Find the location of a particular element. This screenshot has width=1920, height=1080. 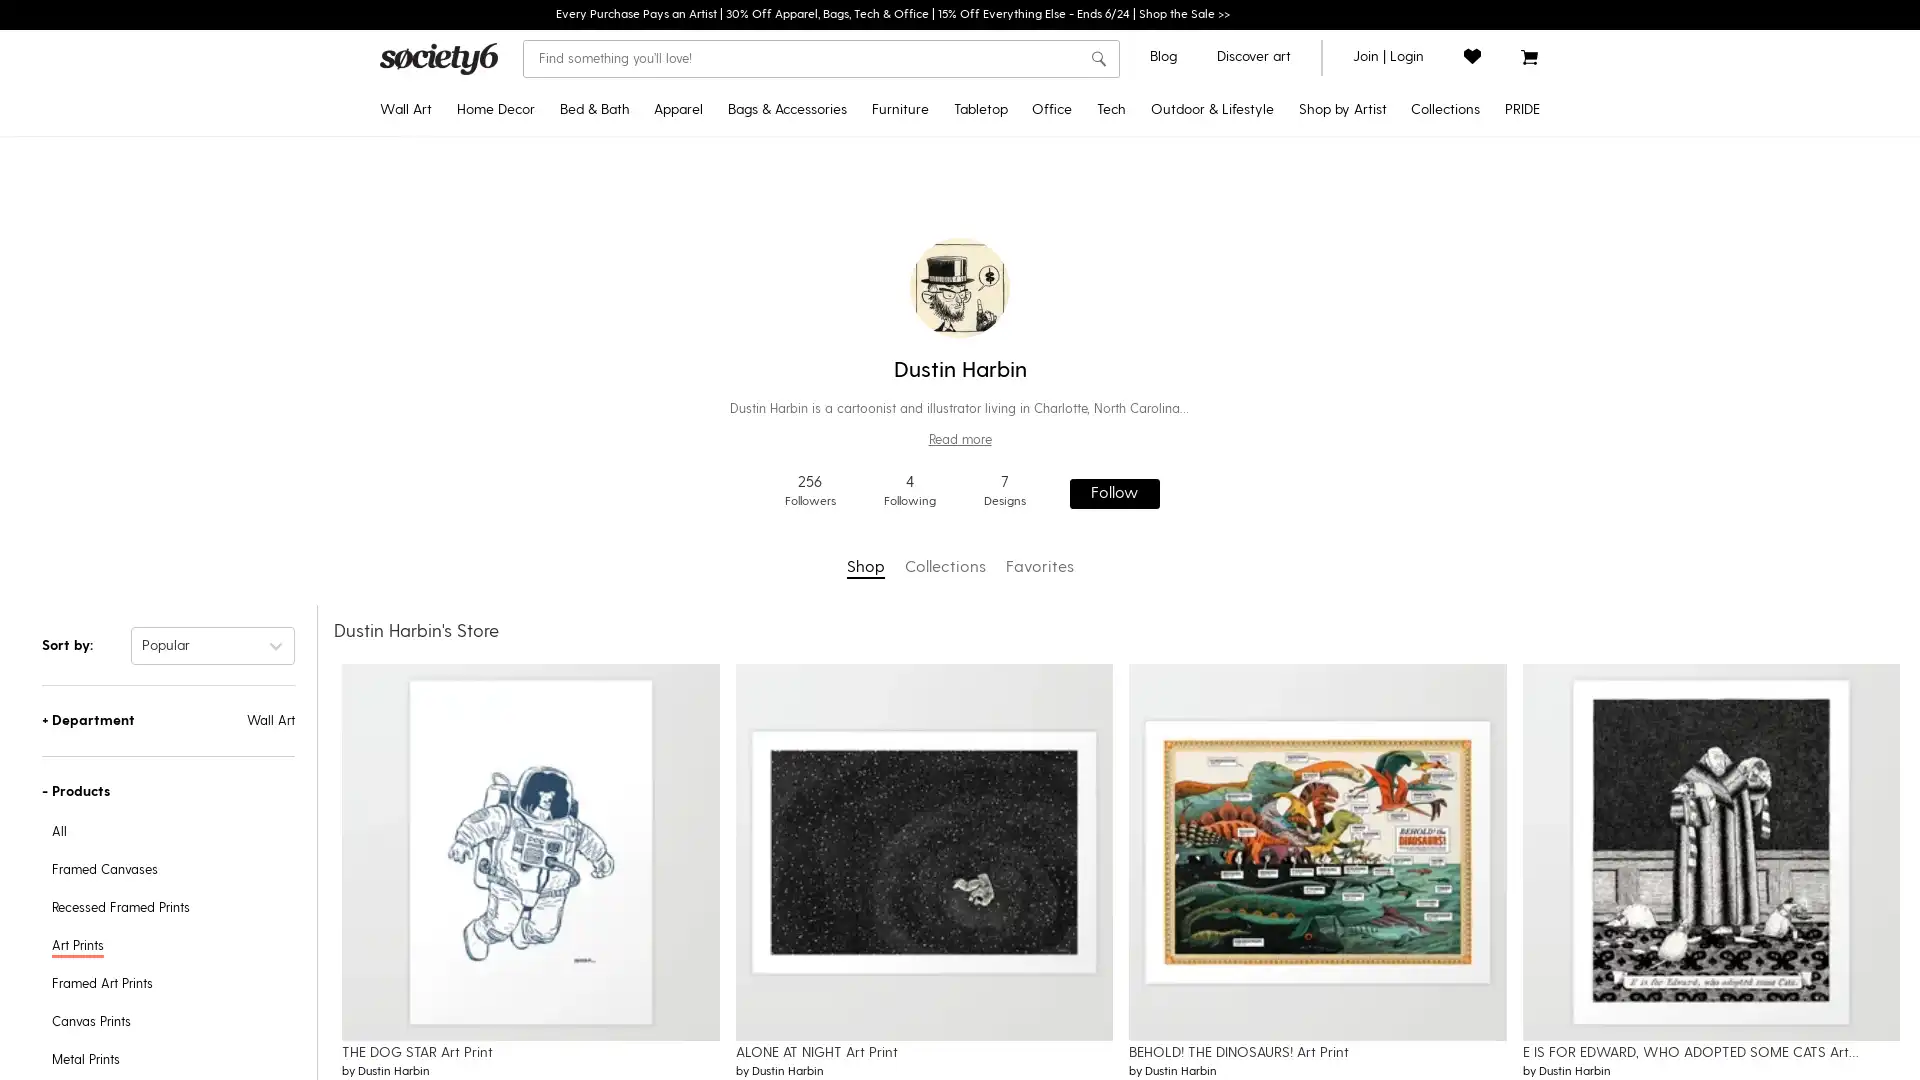

Yoga & Mindfulness is located at coordinates (1371, 483).